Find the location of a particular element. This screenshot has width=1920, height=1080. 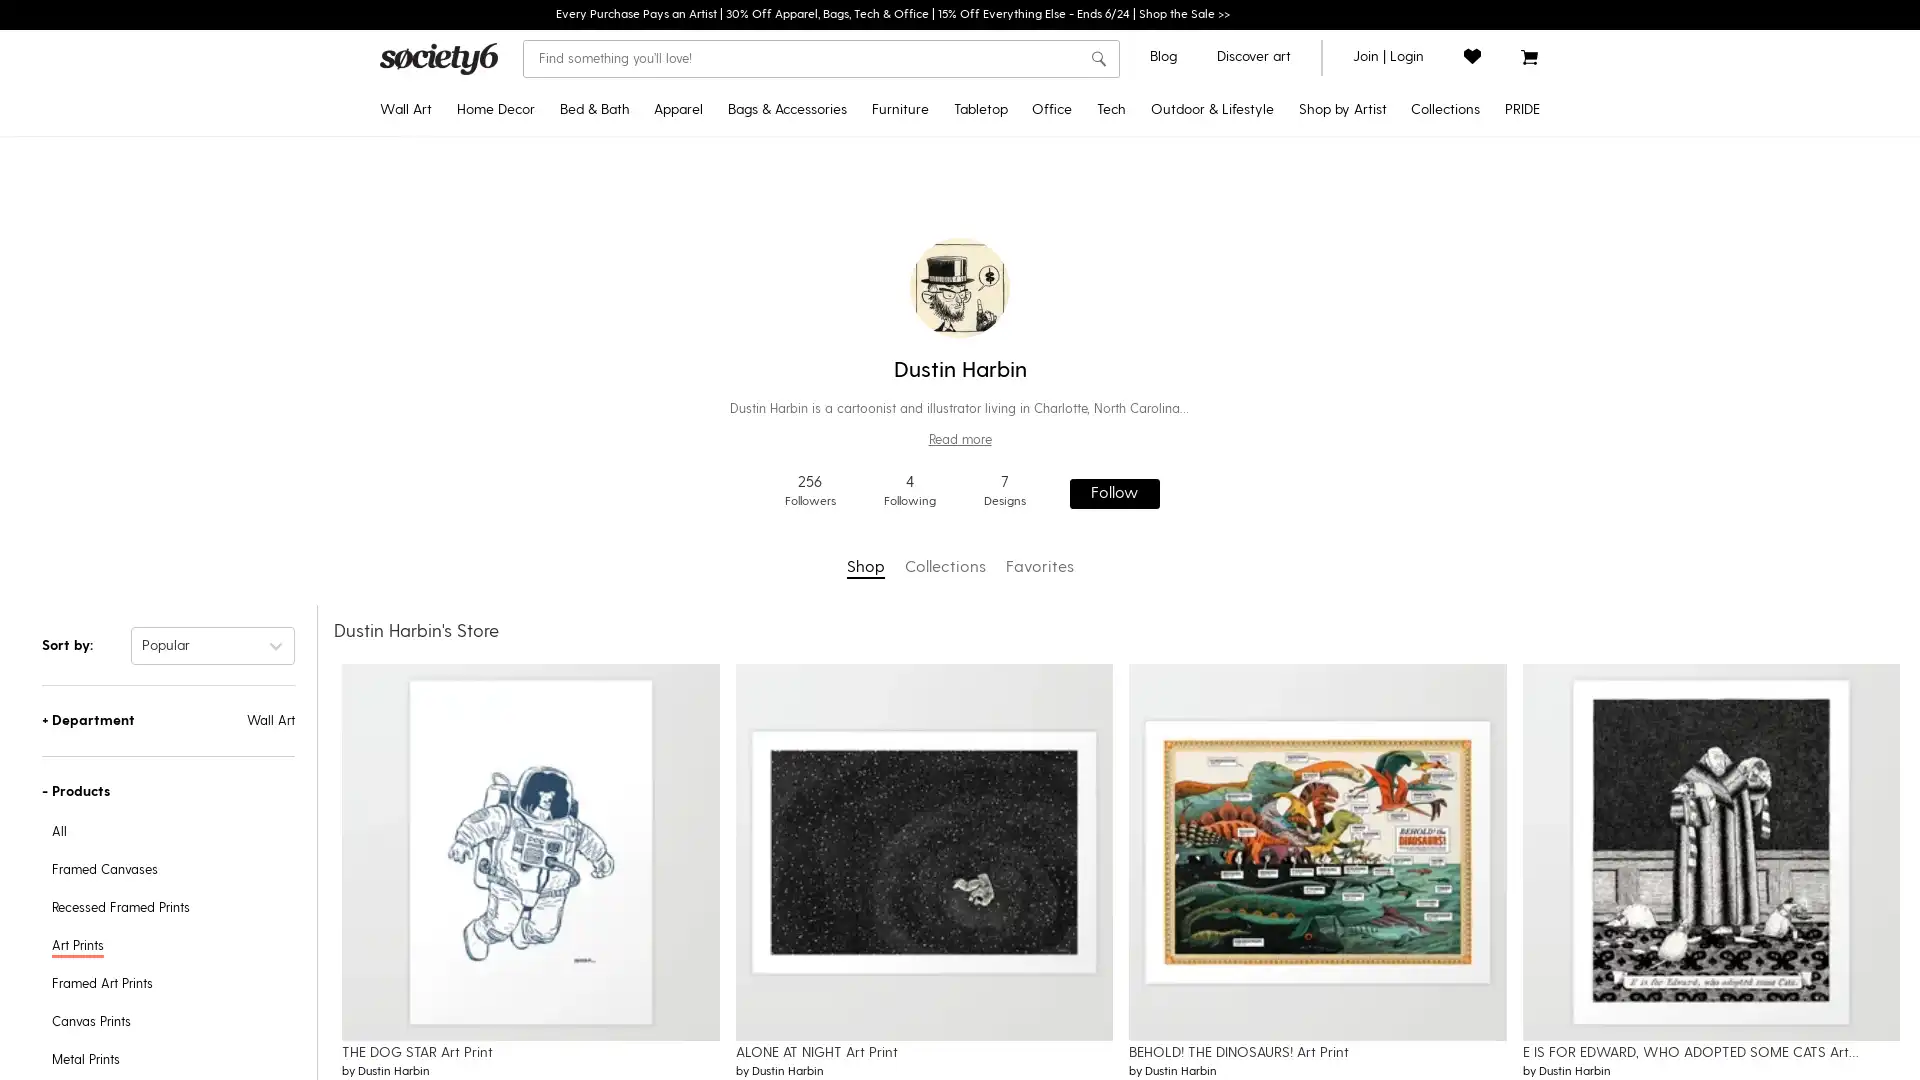

Yoga & Mindfulness is located at coordinates (1371, 483).